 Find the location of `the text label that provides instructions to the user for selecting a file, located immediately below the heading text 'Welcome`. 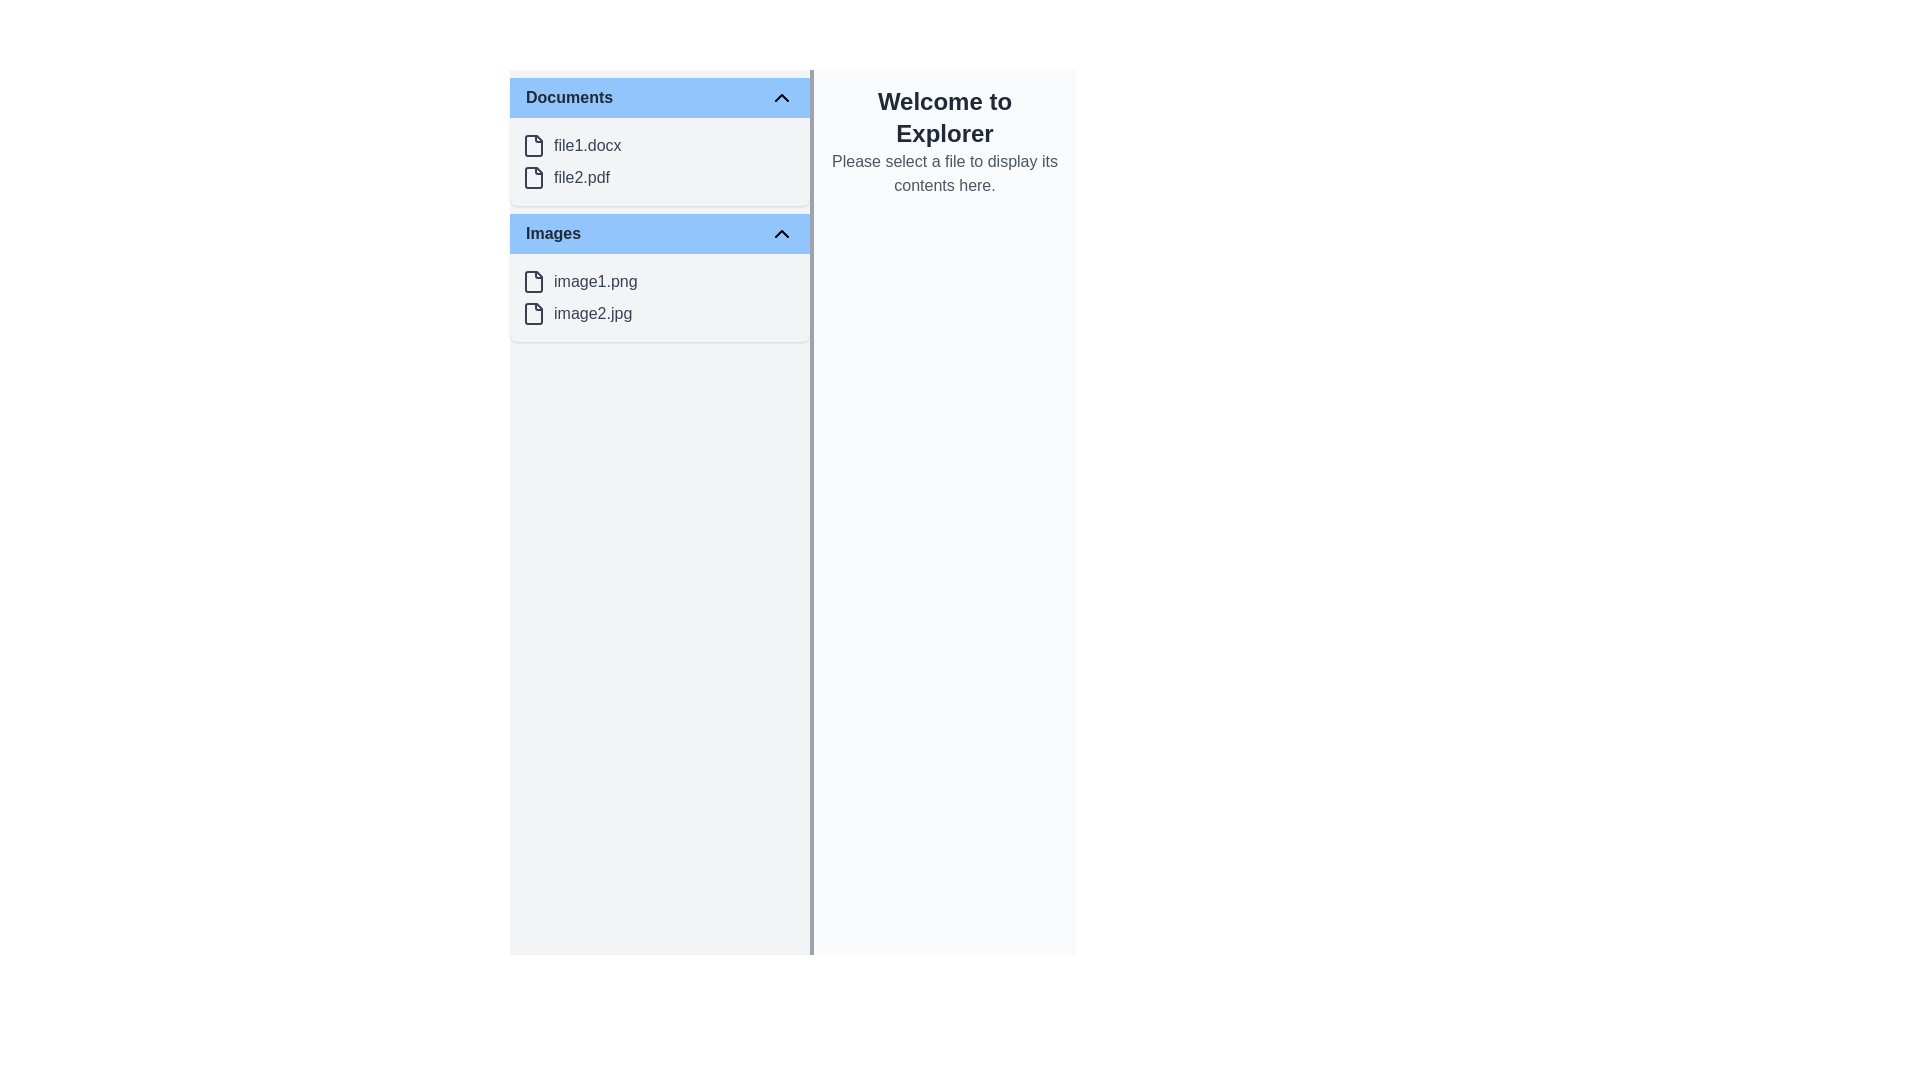

the text label that provides instructions to the user for selecting a file, located immediately below the heading text 'Welcome is located at coordinates (944, 172).